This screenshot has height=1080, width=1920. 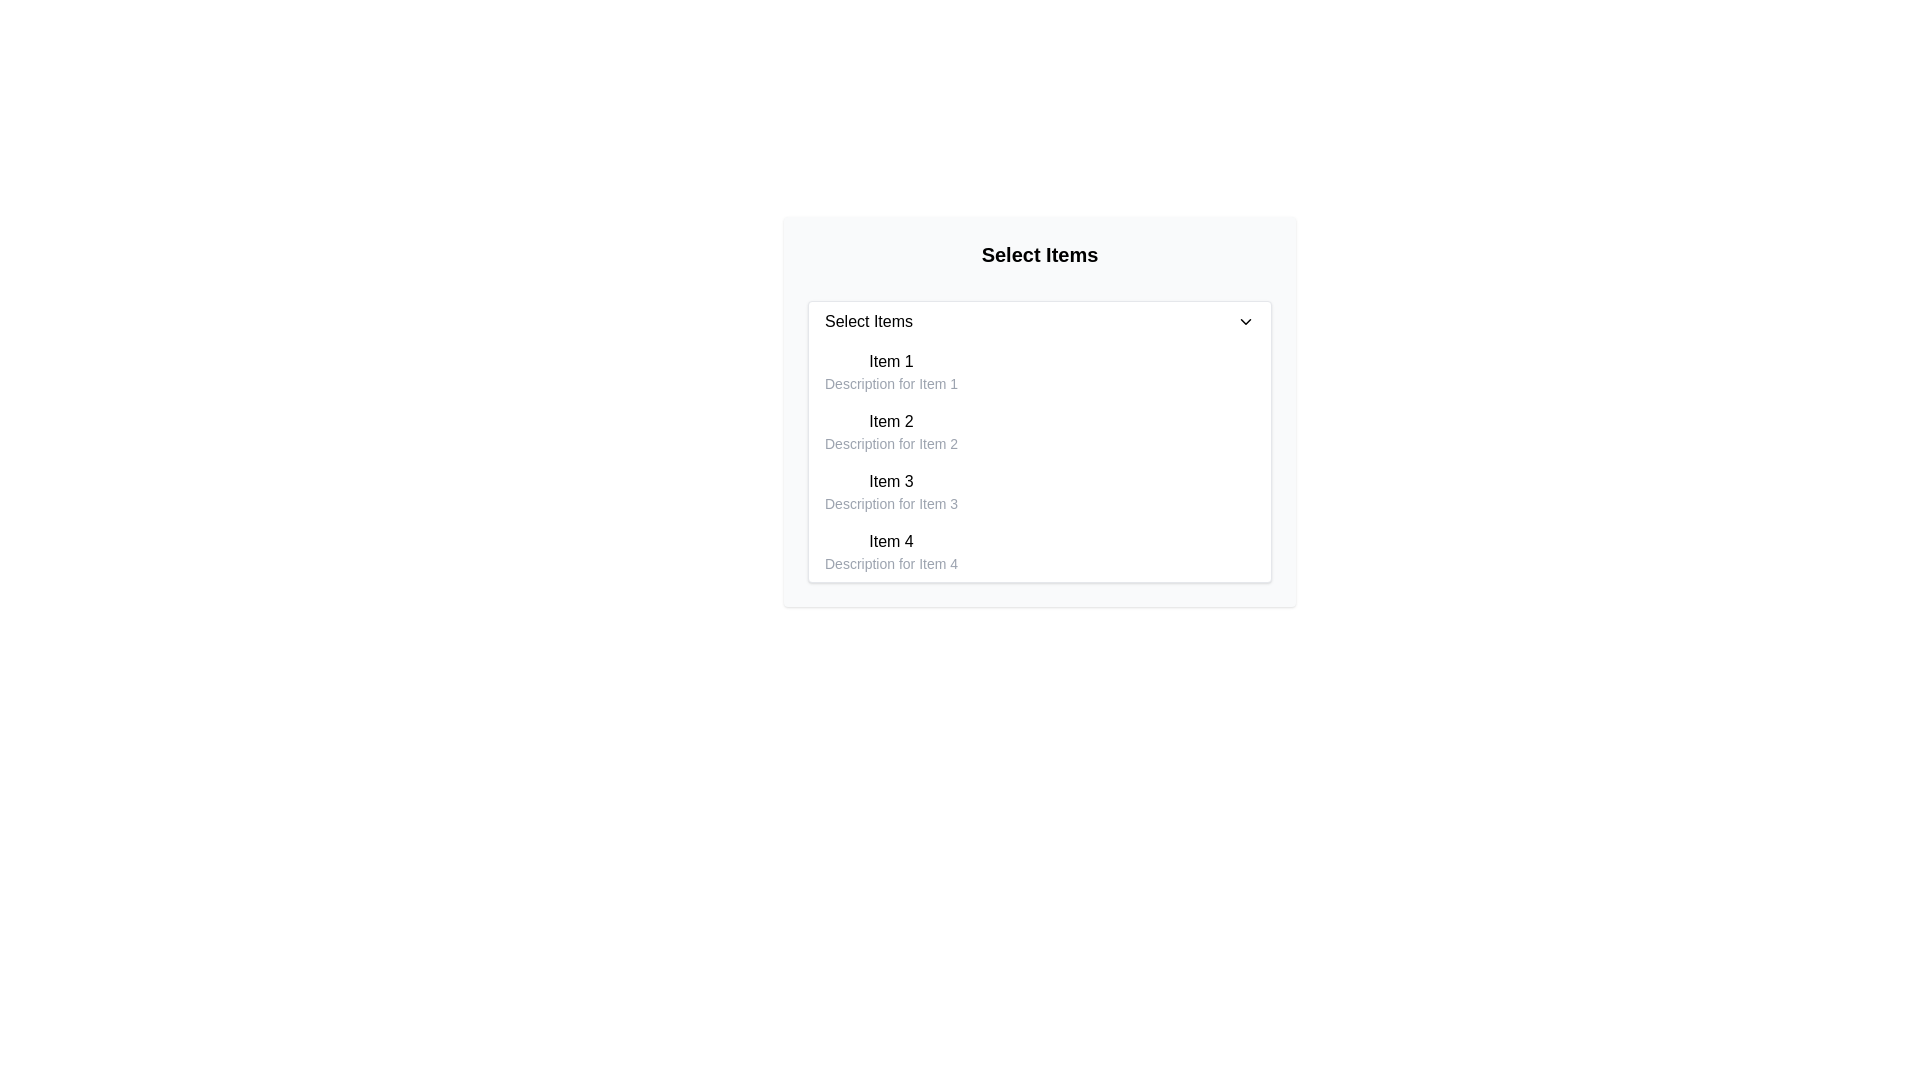 What do you see at coordinates (890, 420) in the screenshot?
I see `the text label displaying 'Item 2', which is the second entry in a selectable dropdown list under the header 'Select Items'` at bounding box center [890, 420].